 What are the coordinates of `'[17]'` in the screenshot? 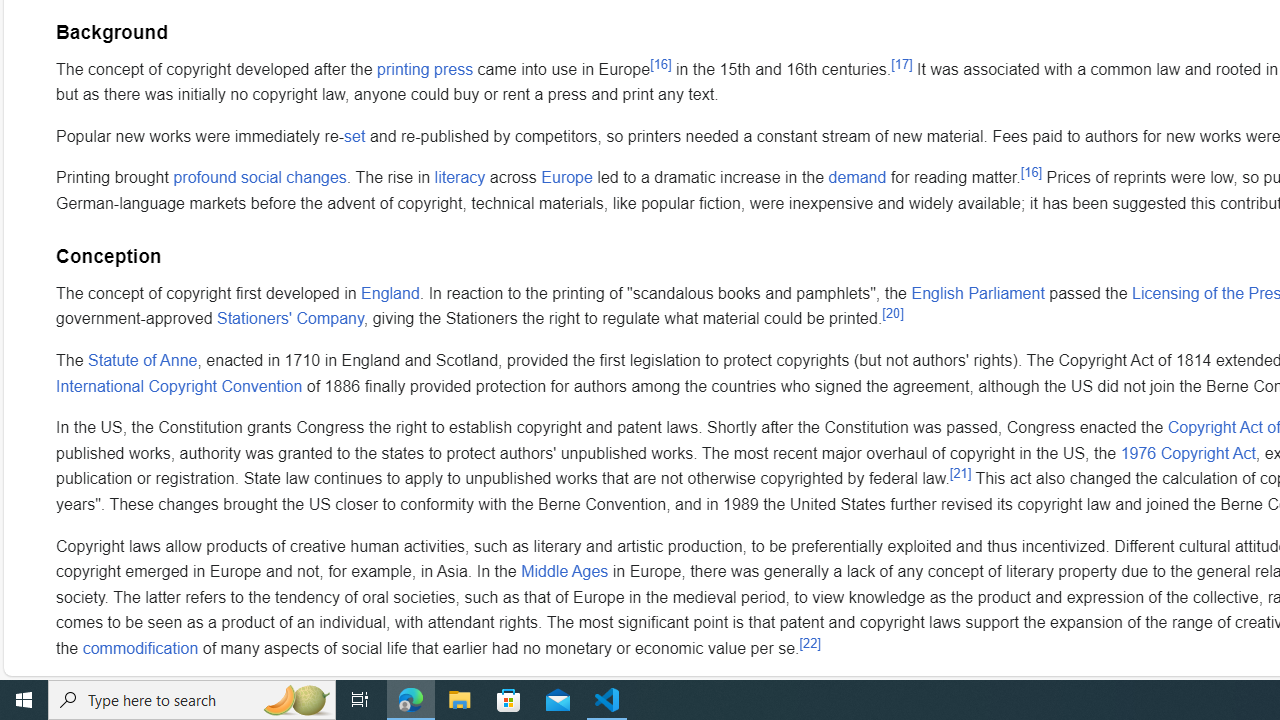 It's located at (900, 63).